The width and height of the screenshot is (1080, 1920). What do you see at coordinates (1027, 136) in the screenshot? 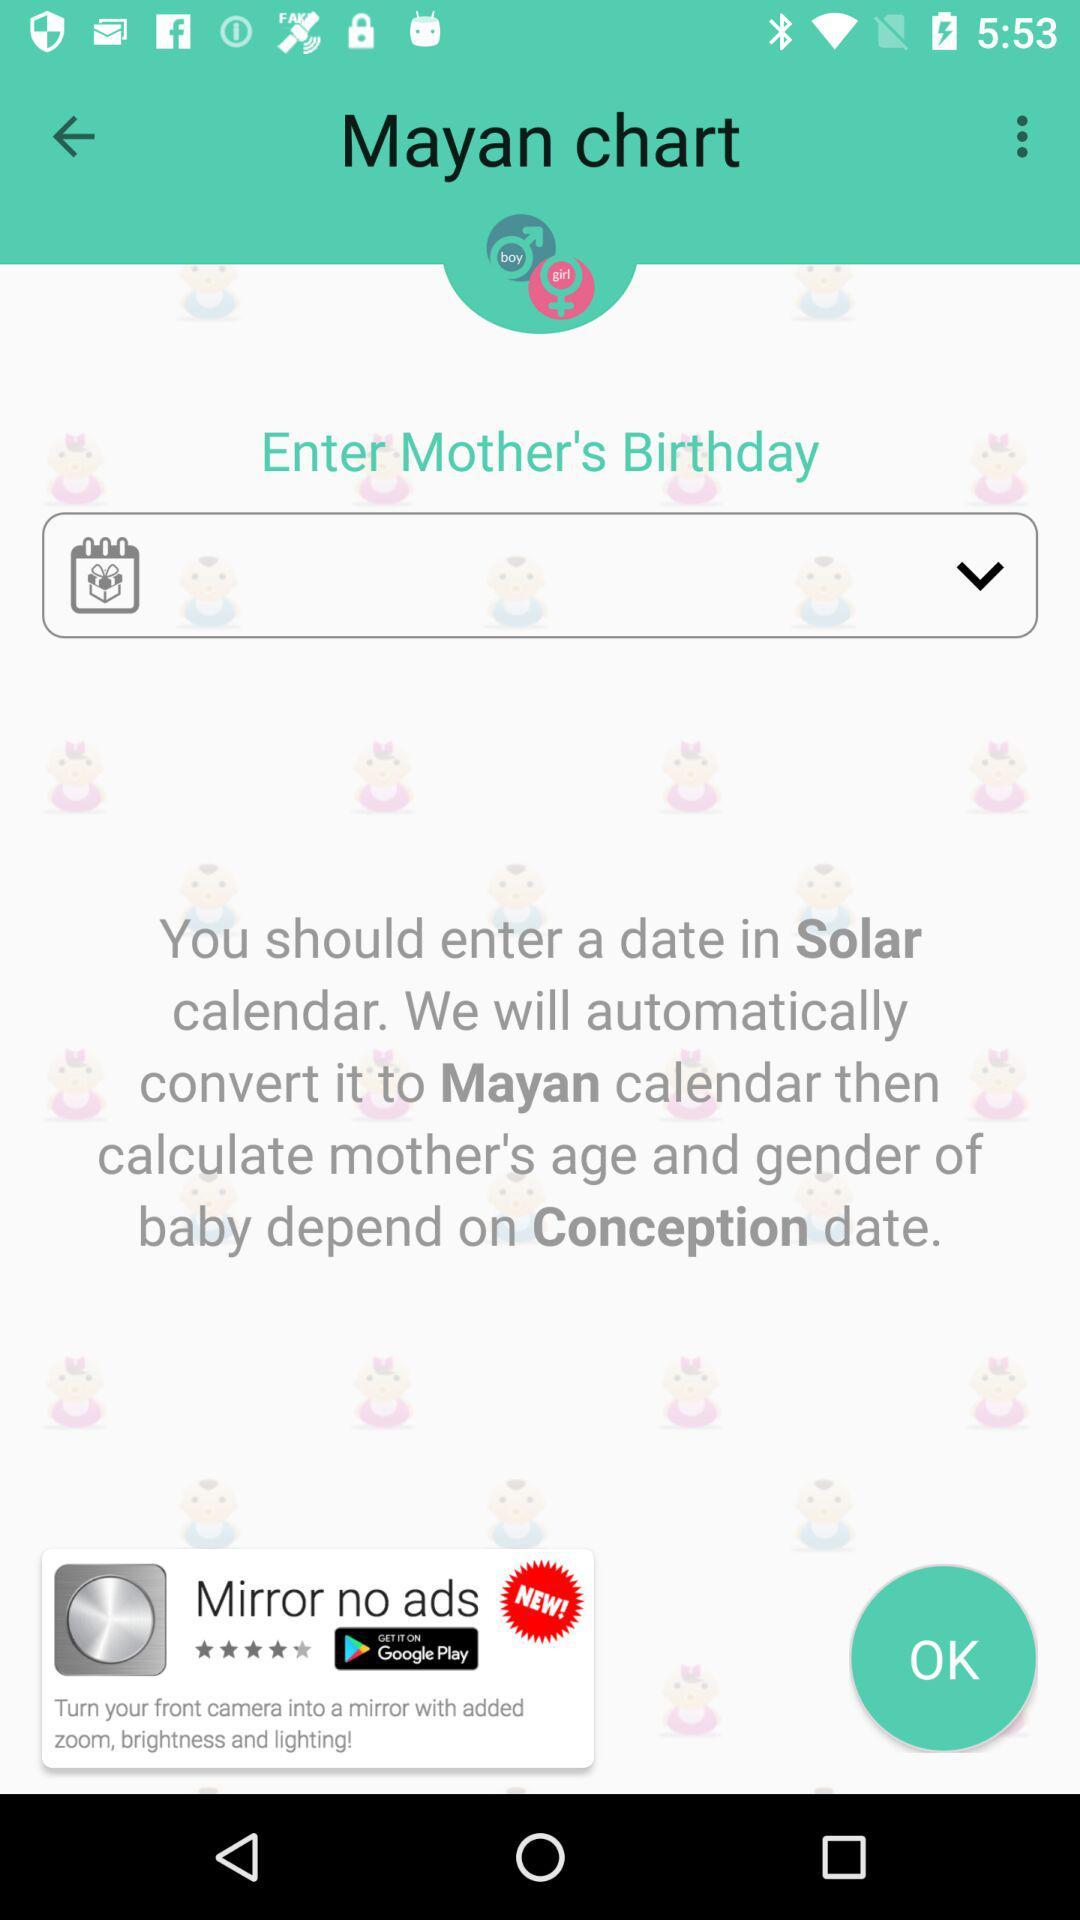
I see `the three dots button on the top right corner of the web page` at bounding box center [1027, 136].